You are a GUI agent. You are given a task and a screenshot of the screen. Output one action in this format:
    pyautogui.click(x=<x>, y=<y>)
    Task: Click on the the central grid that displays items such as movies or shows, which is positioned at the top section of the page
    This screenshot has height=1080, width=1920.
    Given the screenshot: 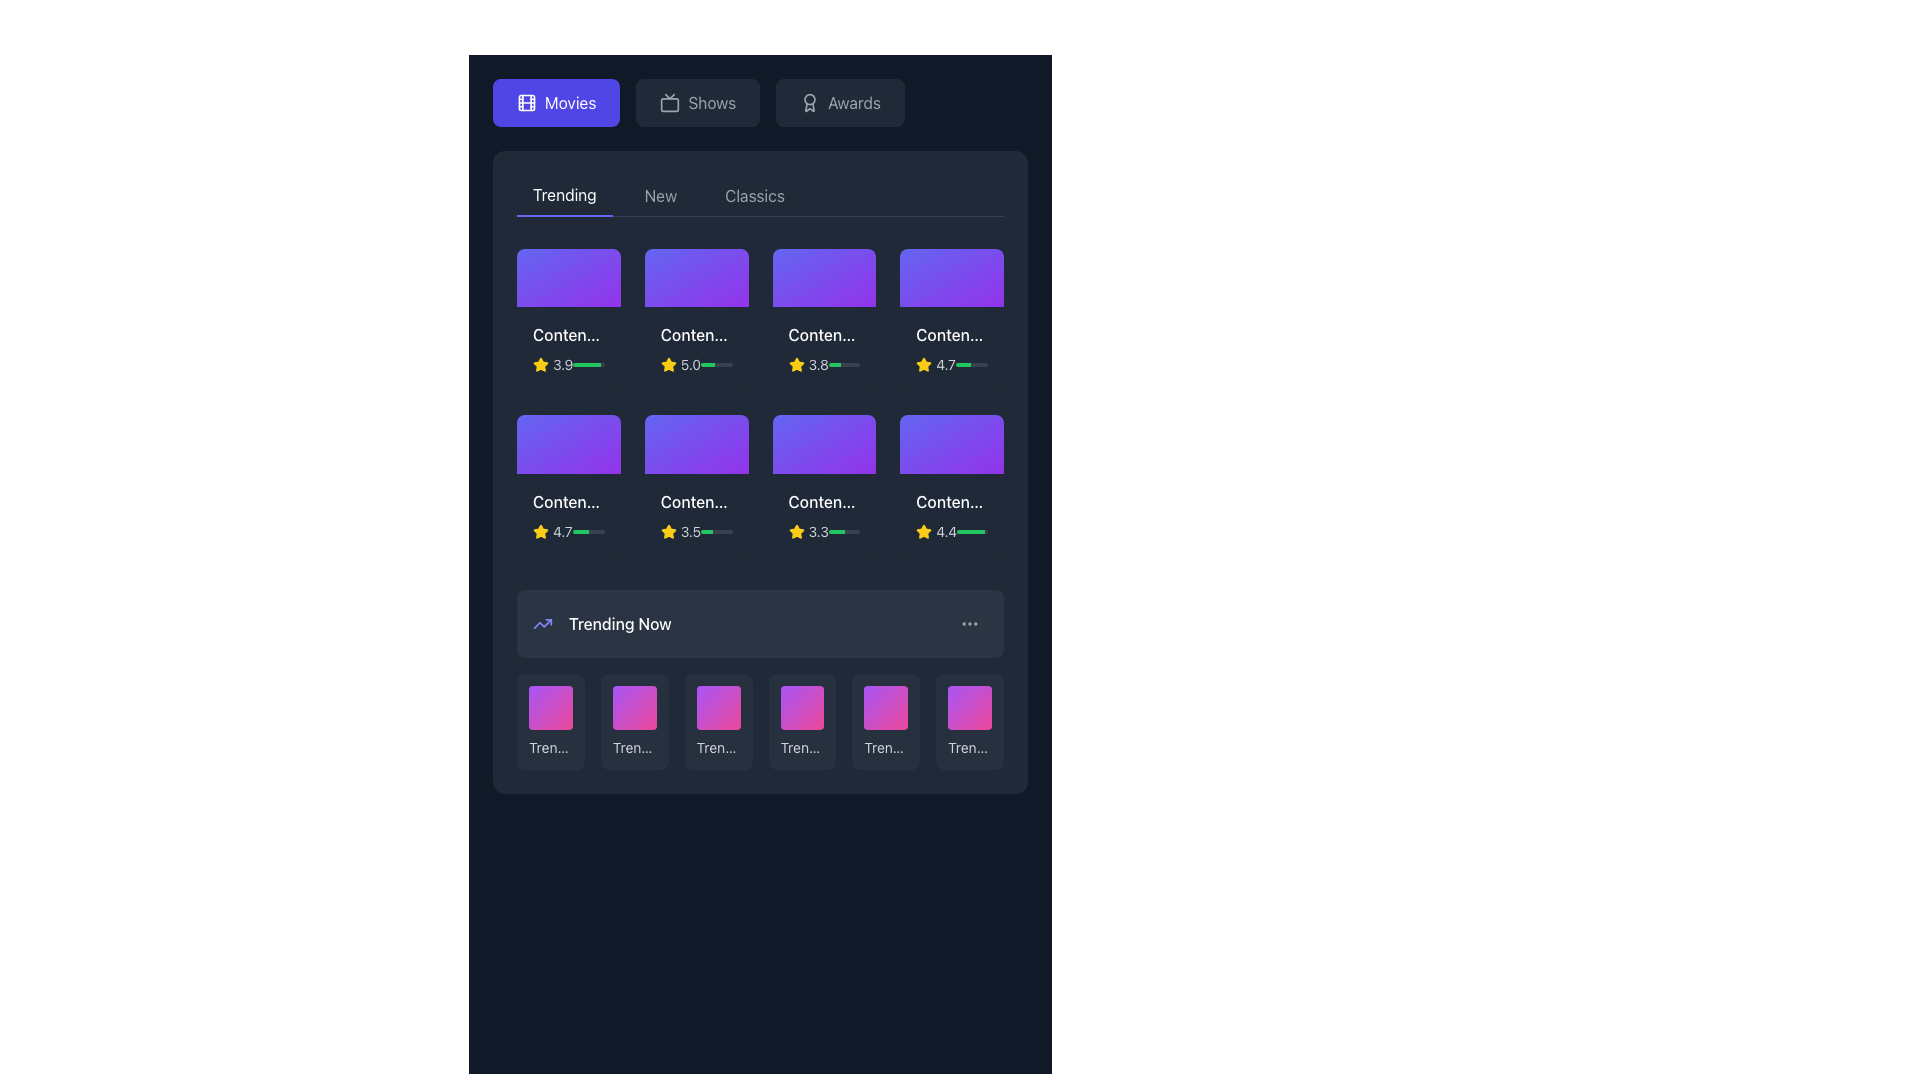 What is the action you would take?
    pyautogui.click(x=759, y=403)
    